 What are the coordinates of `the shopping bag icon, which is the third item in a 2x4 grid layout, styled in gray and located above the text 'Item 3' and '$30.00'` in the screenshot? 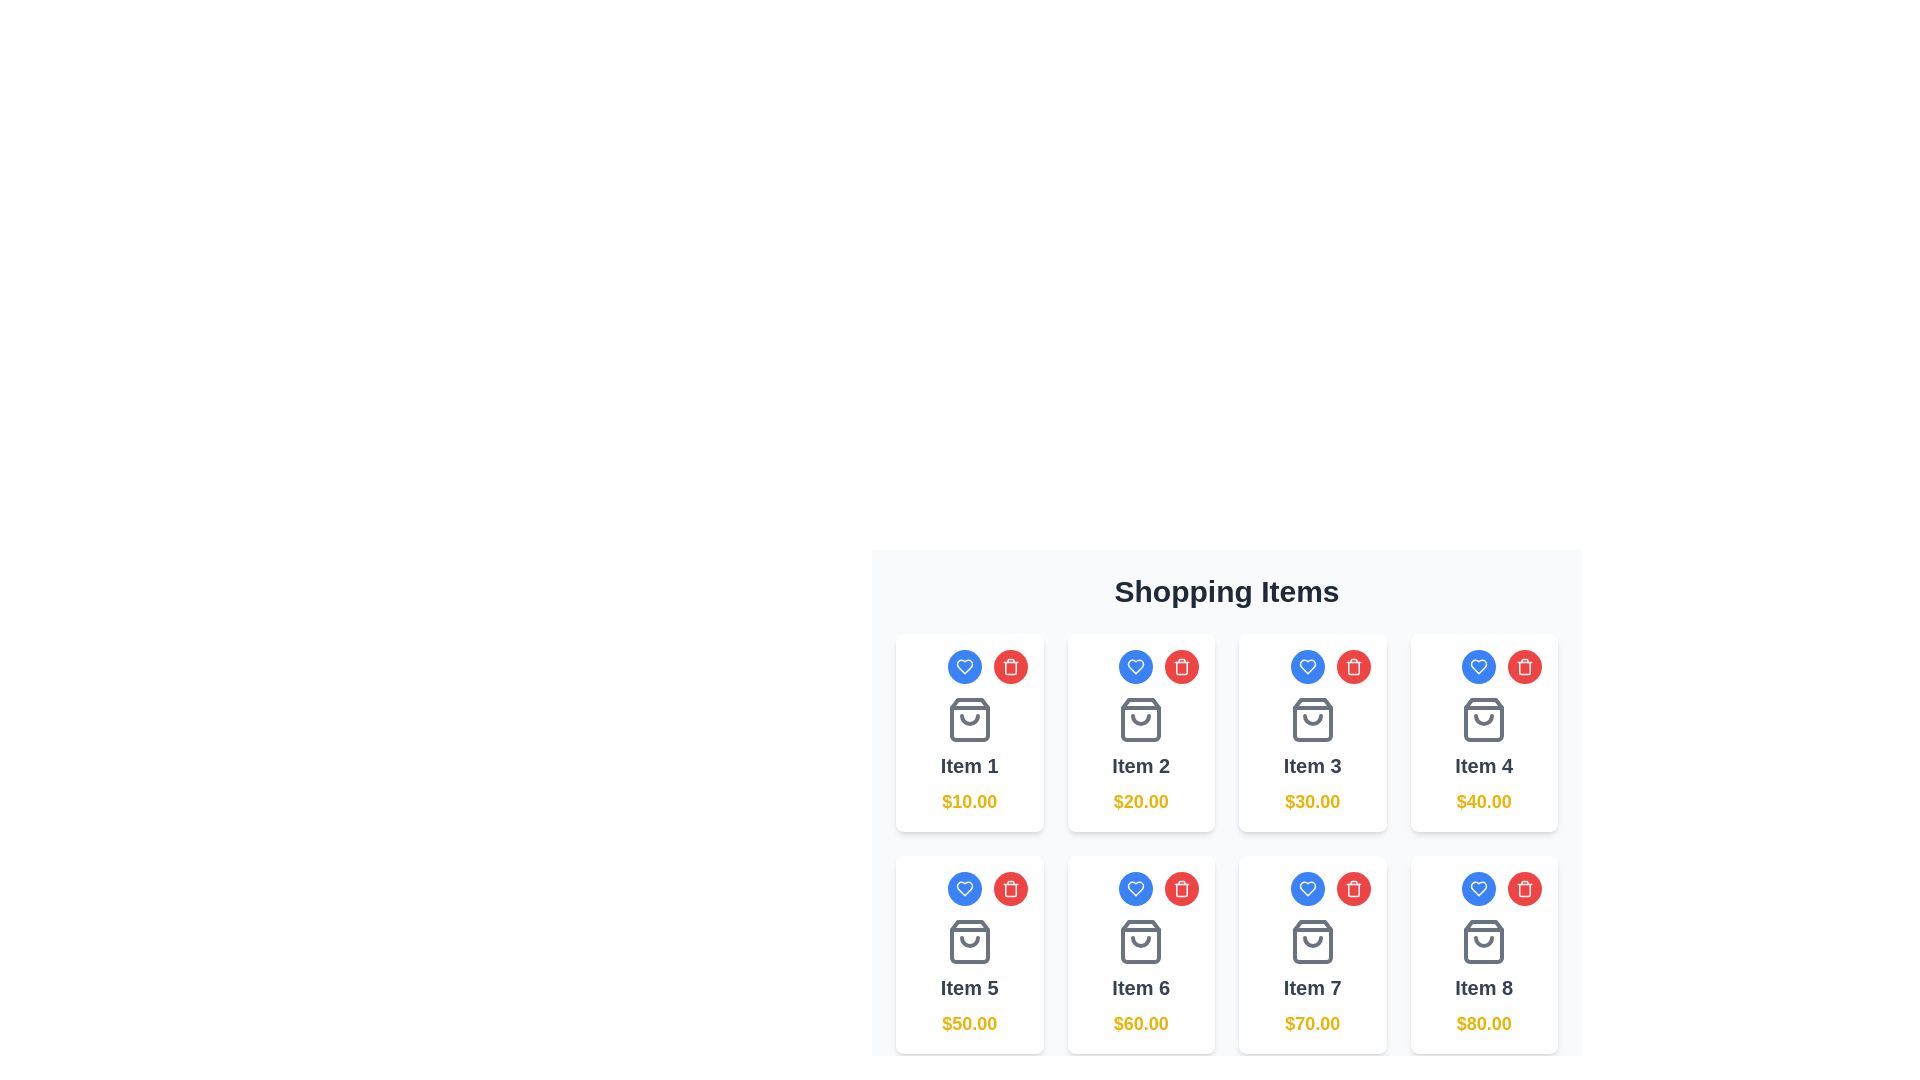 It's located at (1312, 720).